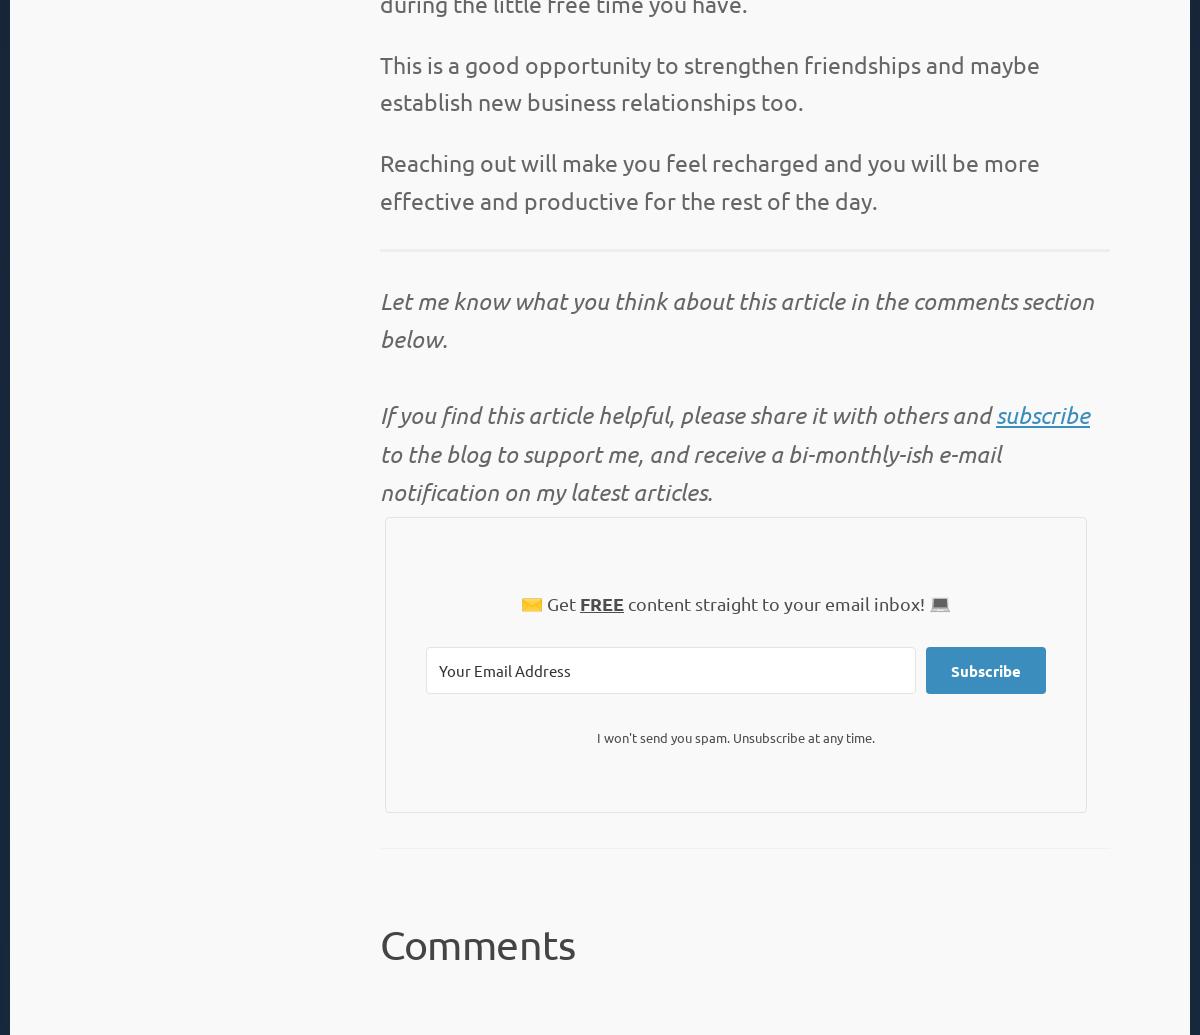  What do you see at coordinates (624, 601) in the screenshot?
I see `'content straight to your email inbox! 💻'` at bounding box center [624, 601].